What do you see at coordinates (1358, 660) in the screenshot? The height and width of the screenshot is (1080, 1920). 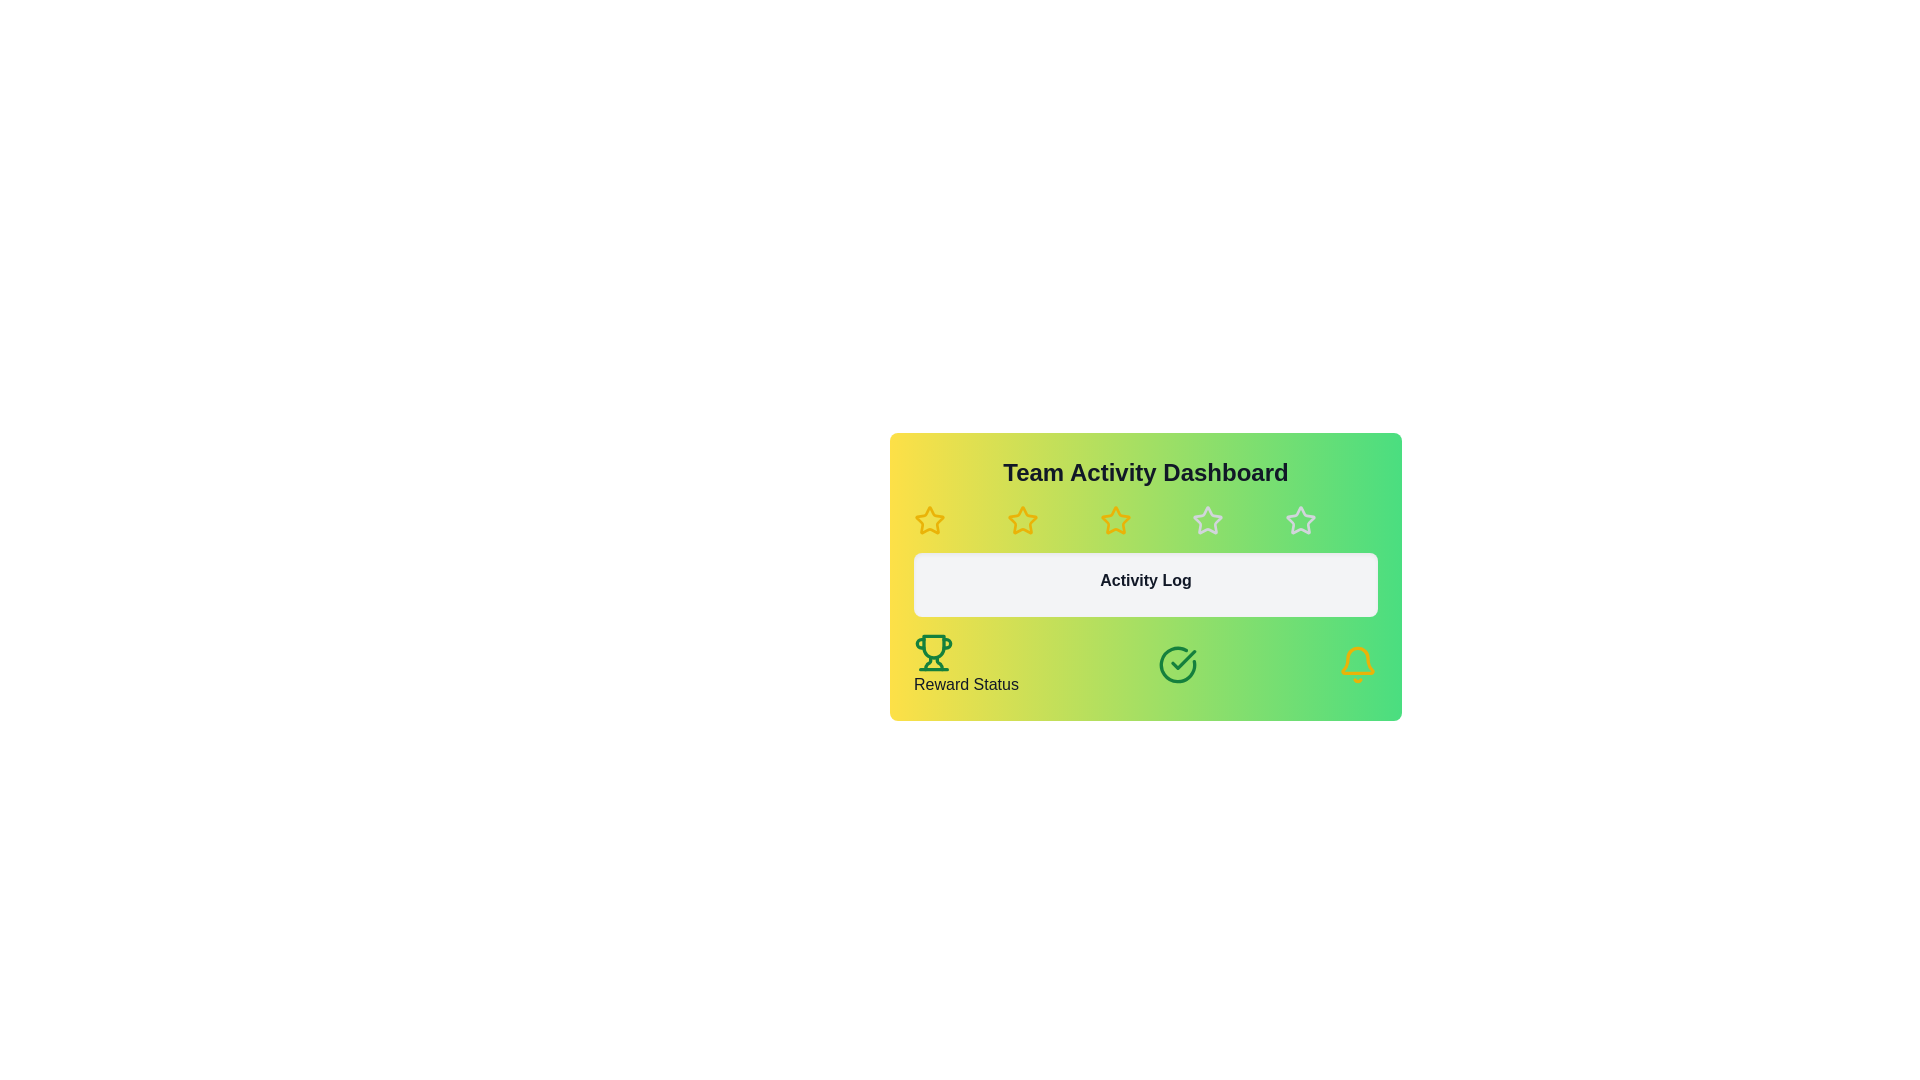 I see `the notification icon located at the bottom-right corner of the 'Team Activity Dashboard' panel, which serves as a visual indicator for alerts` at bounding box center [1358, 660].